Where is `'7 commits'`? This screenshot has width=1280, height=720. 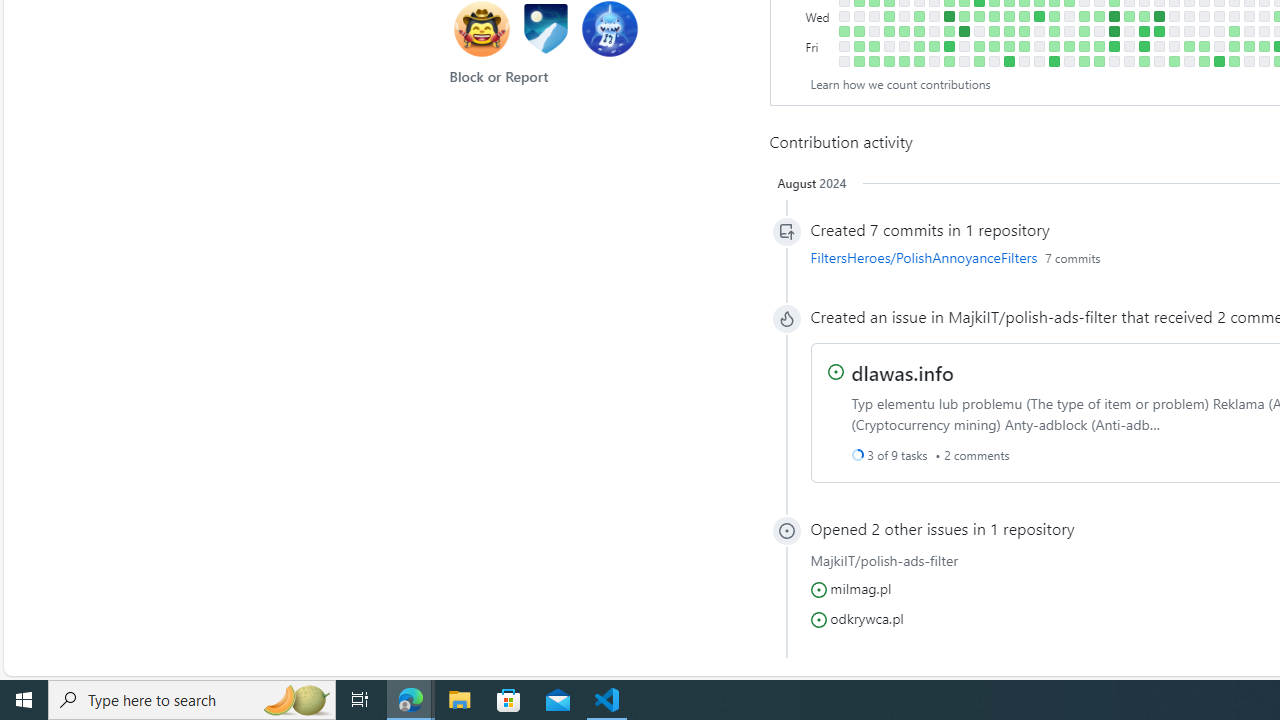 '7 commits' is located at coordinates (1071, 256).